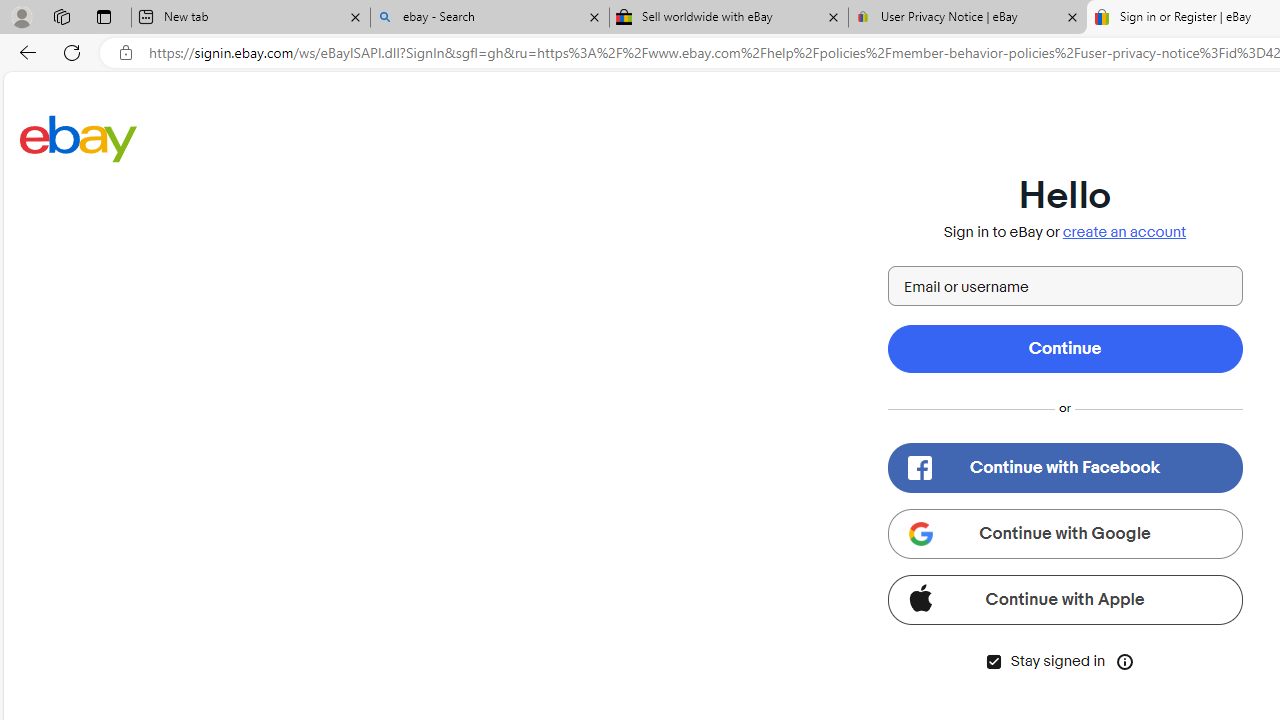  Describe the element at coordinates (967, 17) in the screenshot. I see `'User Privacy Notice | eBay'` at that location.